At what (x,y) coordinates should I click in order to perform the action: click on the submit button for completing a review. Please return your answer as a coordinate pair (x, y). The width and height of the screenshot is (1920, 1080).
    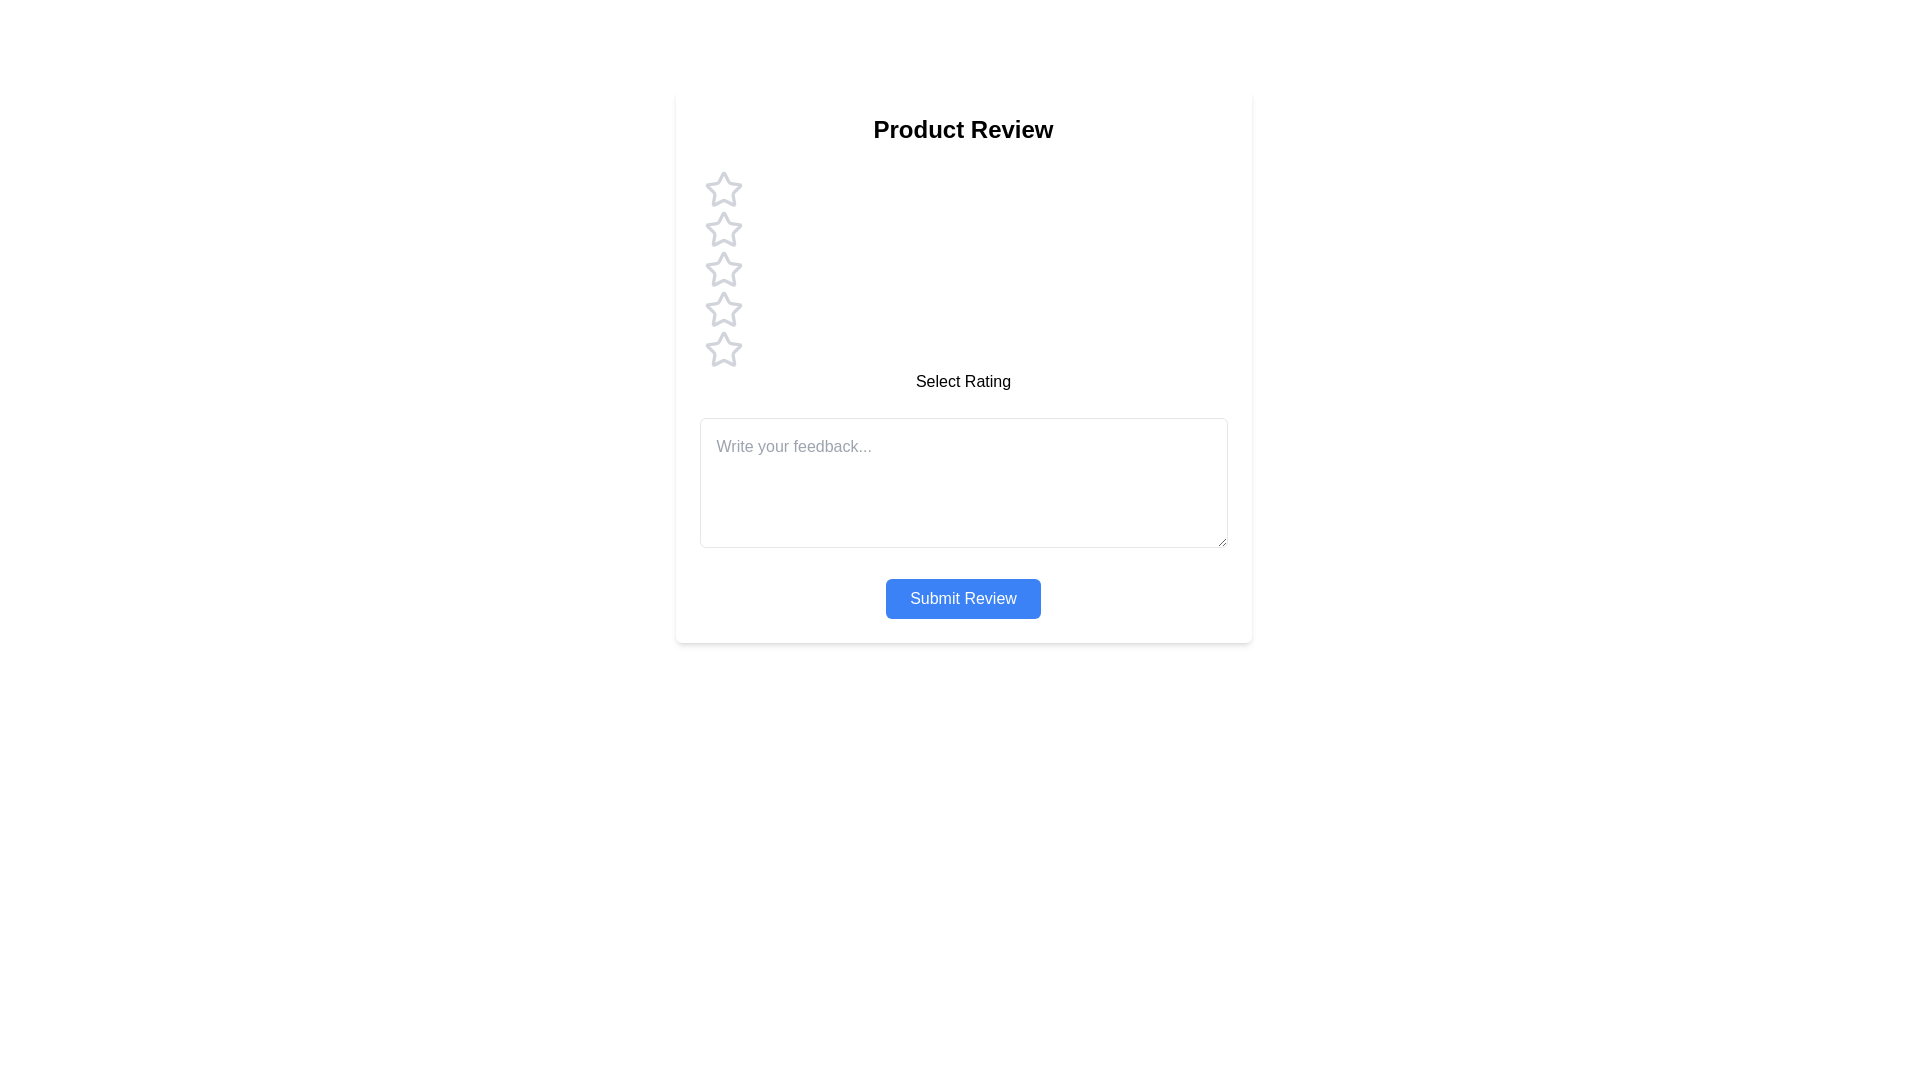
    Looking at the image, I should click on (963, 597).